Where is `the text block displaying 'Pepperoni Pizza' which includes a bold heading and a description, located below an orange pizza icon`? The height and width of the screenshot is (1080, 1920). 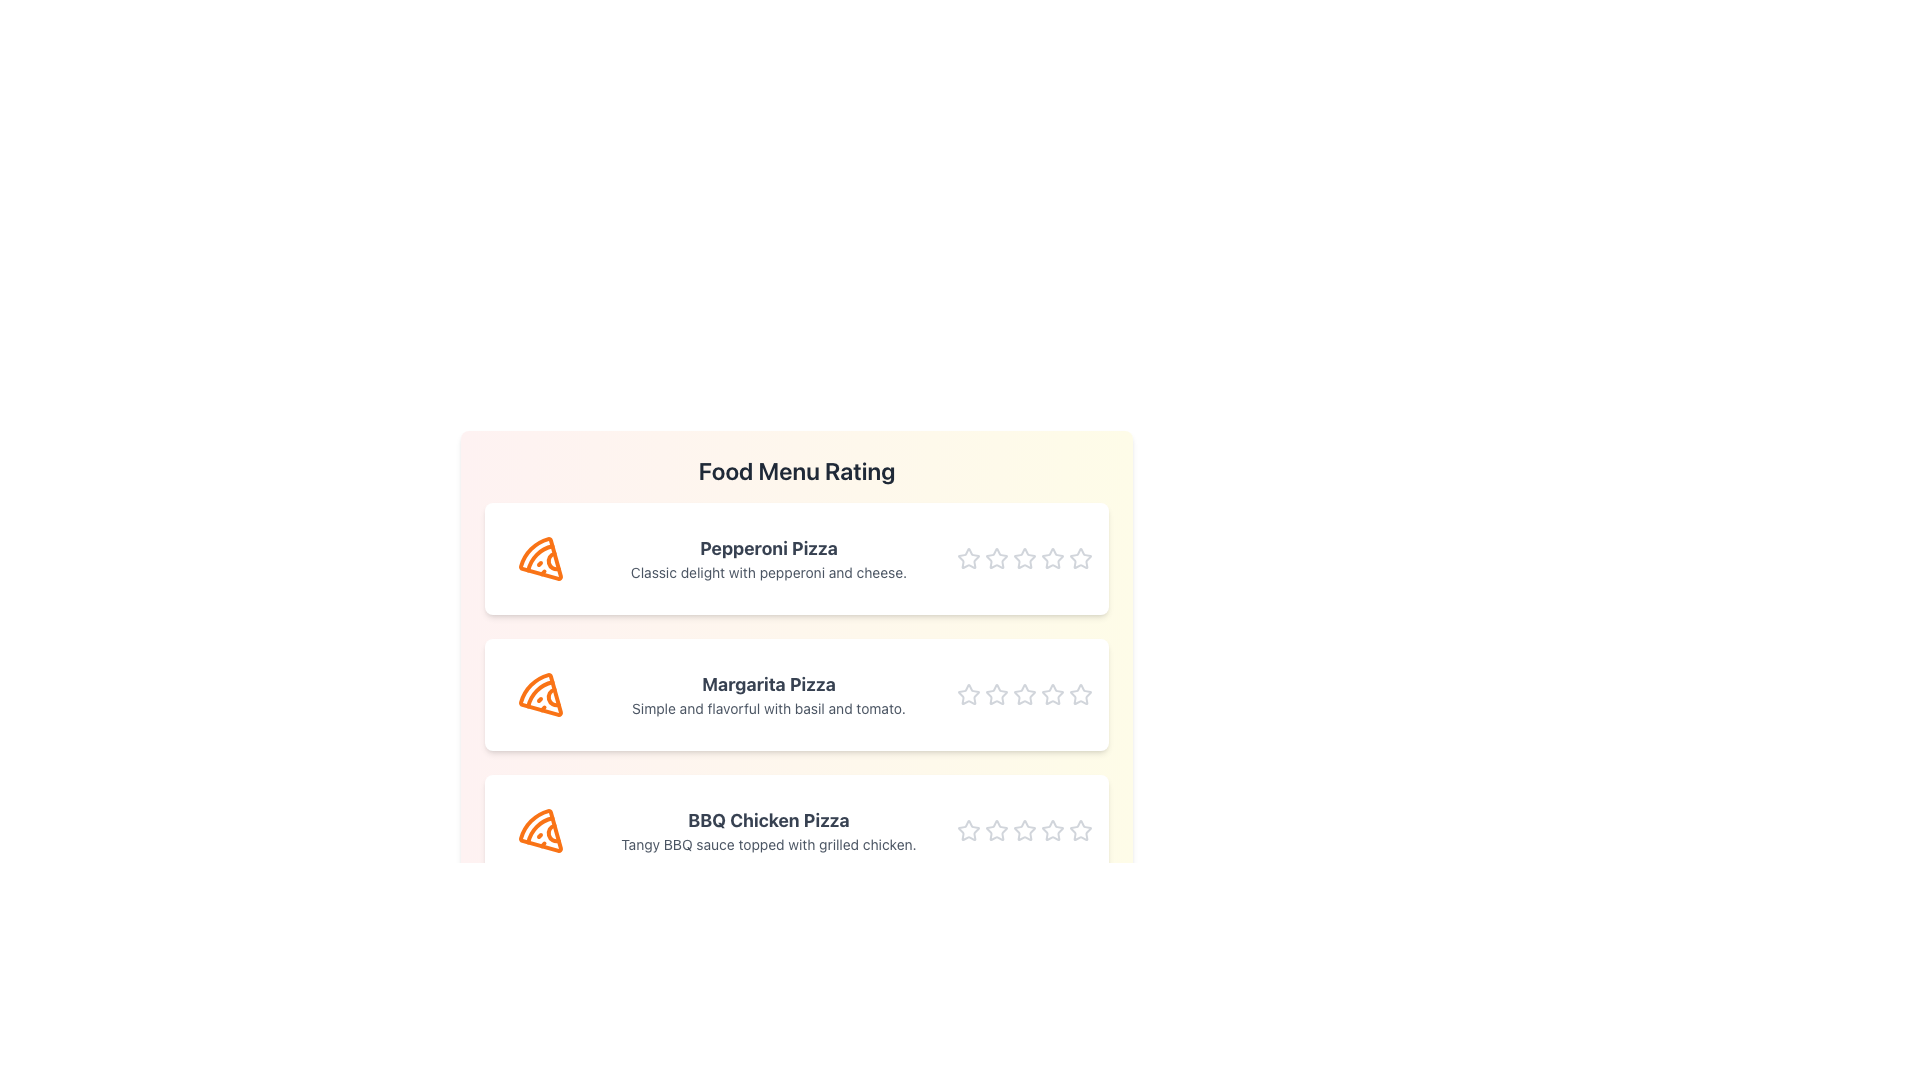
the text block displaying 'Pepperoni Pizza' which includes a bold heading and a description, located below an orange pizza icon is located at coordinates (767, 559).